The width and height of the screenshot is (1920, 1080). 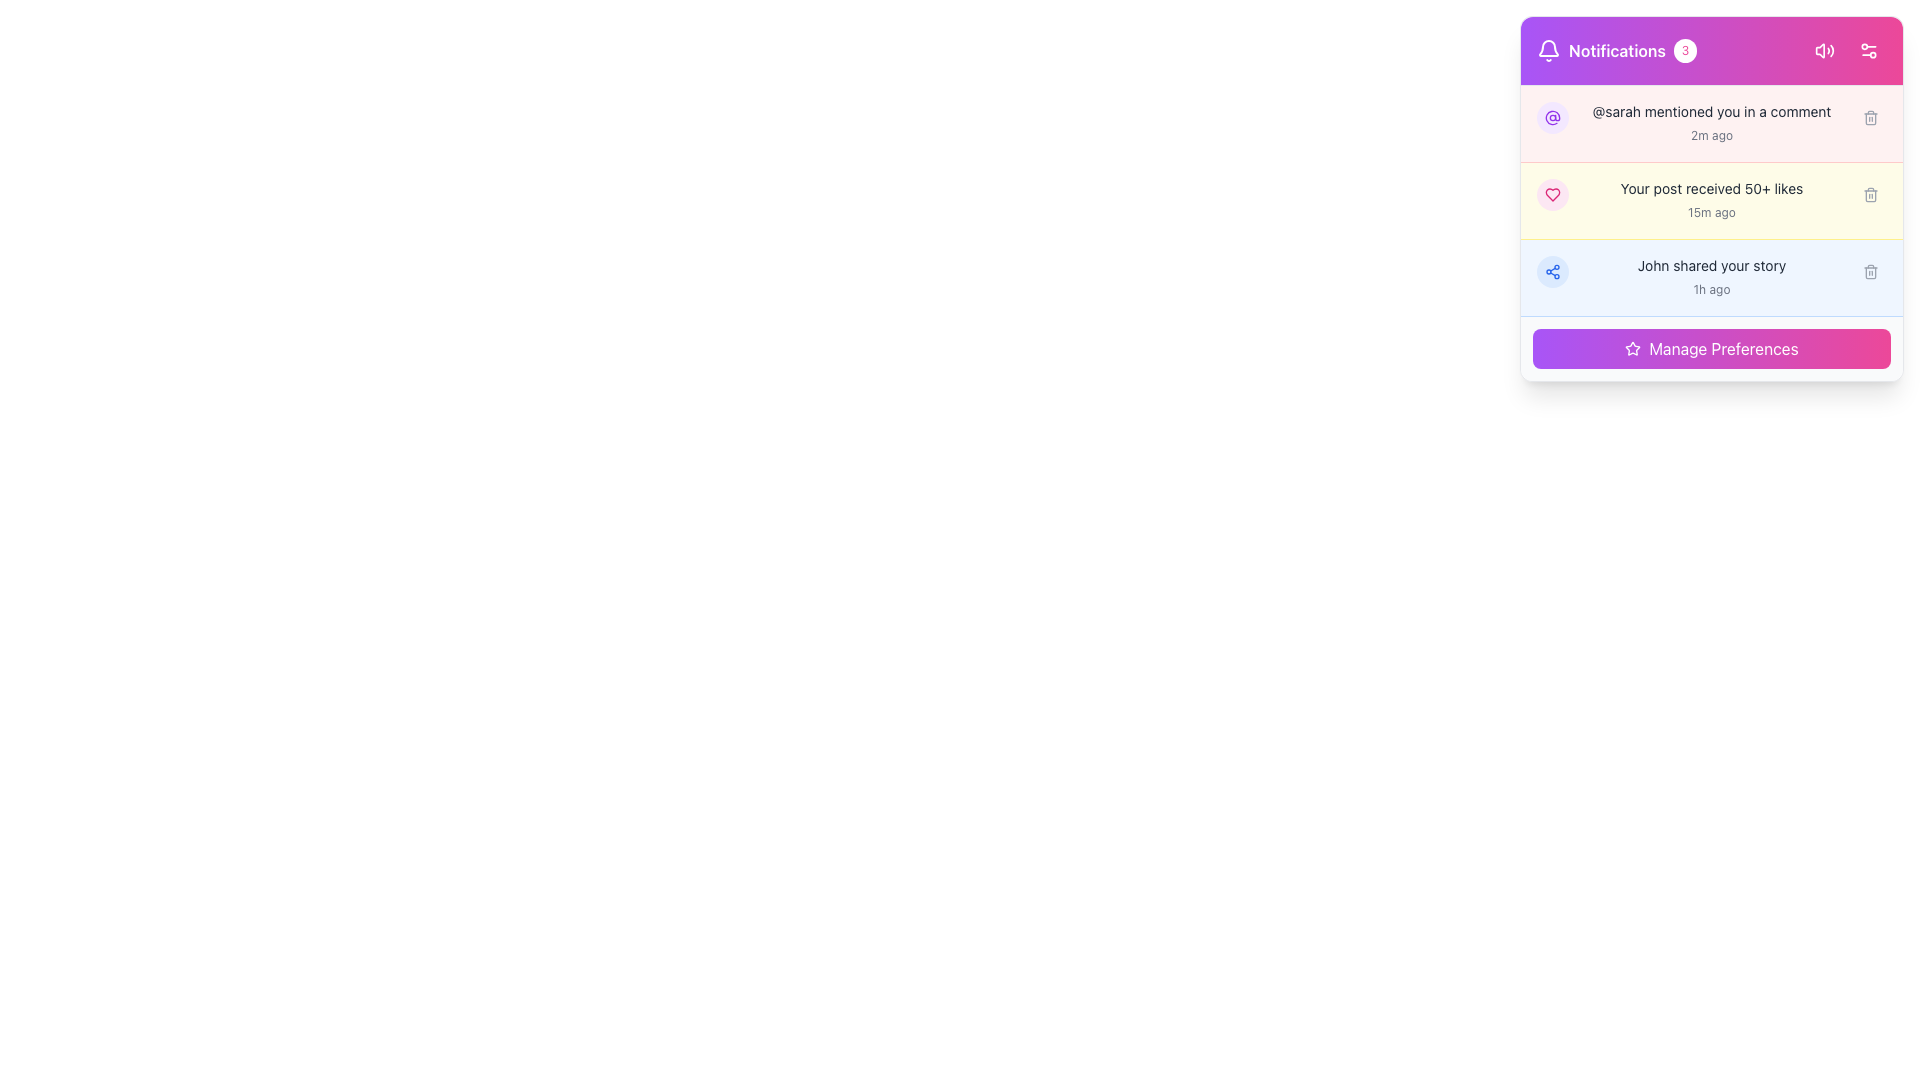 What do you see at coordinates (1711, 123) in the screenshot?
I see `the first notification entry in the notifications panel that displays the message '@sarah mentioned you in a comment'` at bounding box center [1711, 123].